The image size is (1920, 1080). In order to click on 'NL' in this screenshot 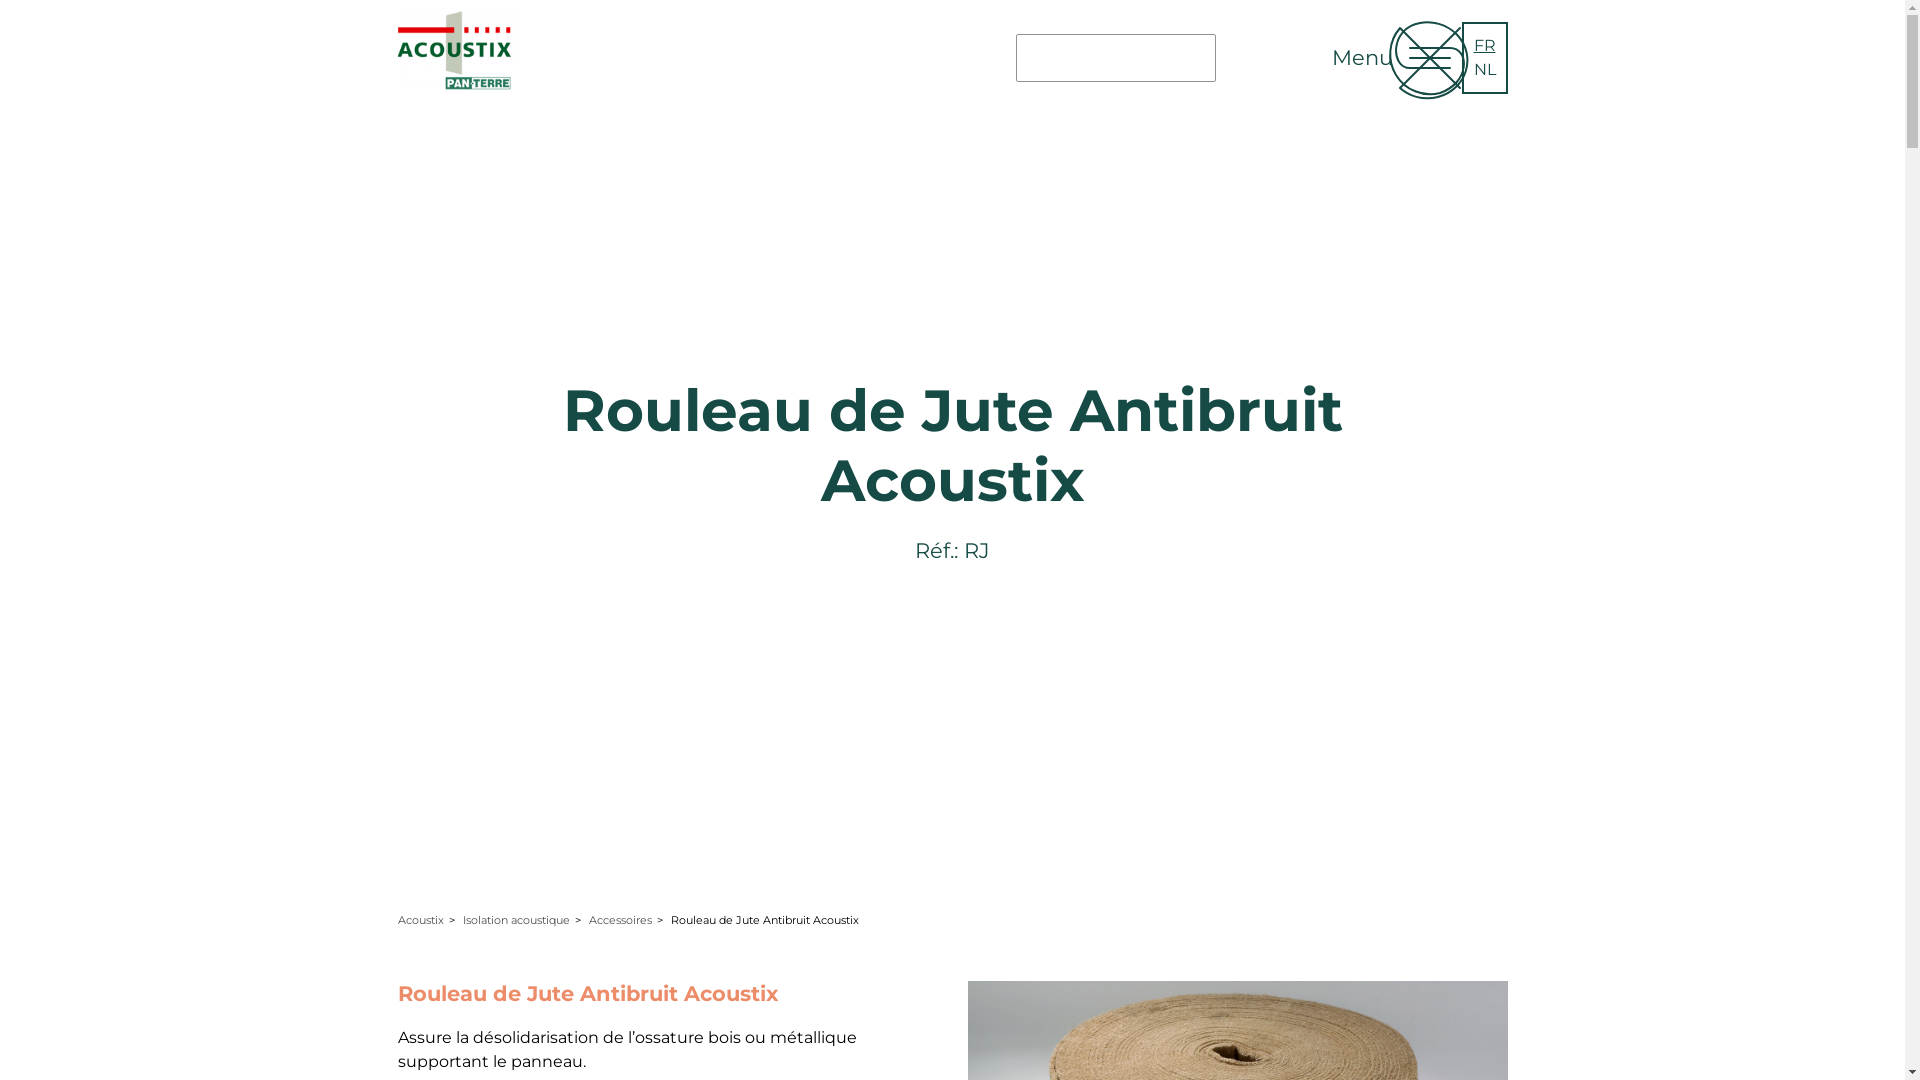, I will do `click(1473, 68)`.